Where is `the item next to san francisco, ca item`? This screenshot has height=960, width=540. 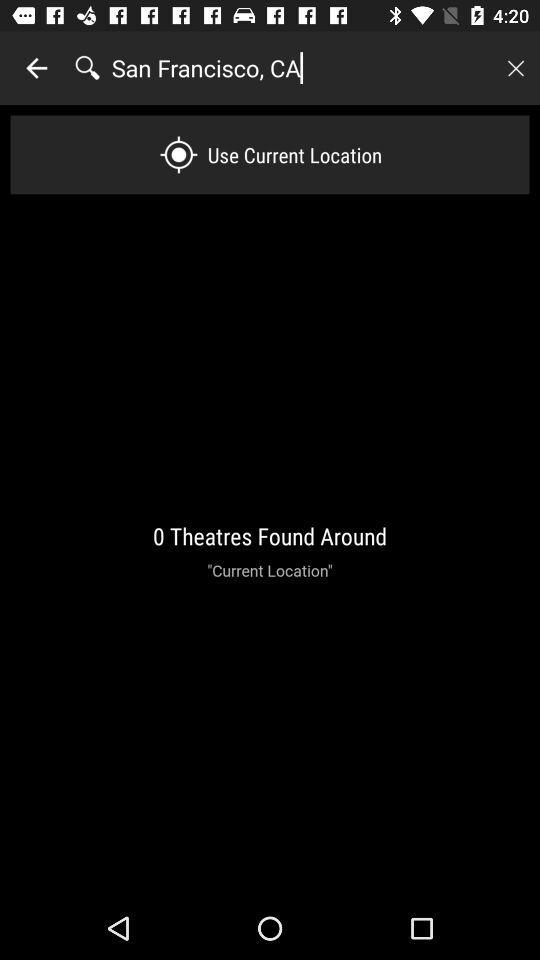
the item next to san francisco, ca item is located at coordinates (36, 68).